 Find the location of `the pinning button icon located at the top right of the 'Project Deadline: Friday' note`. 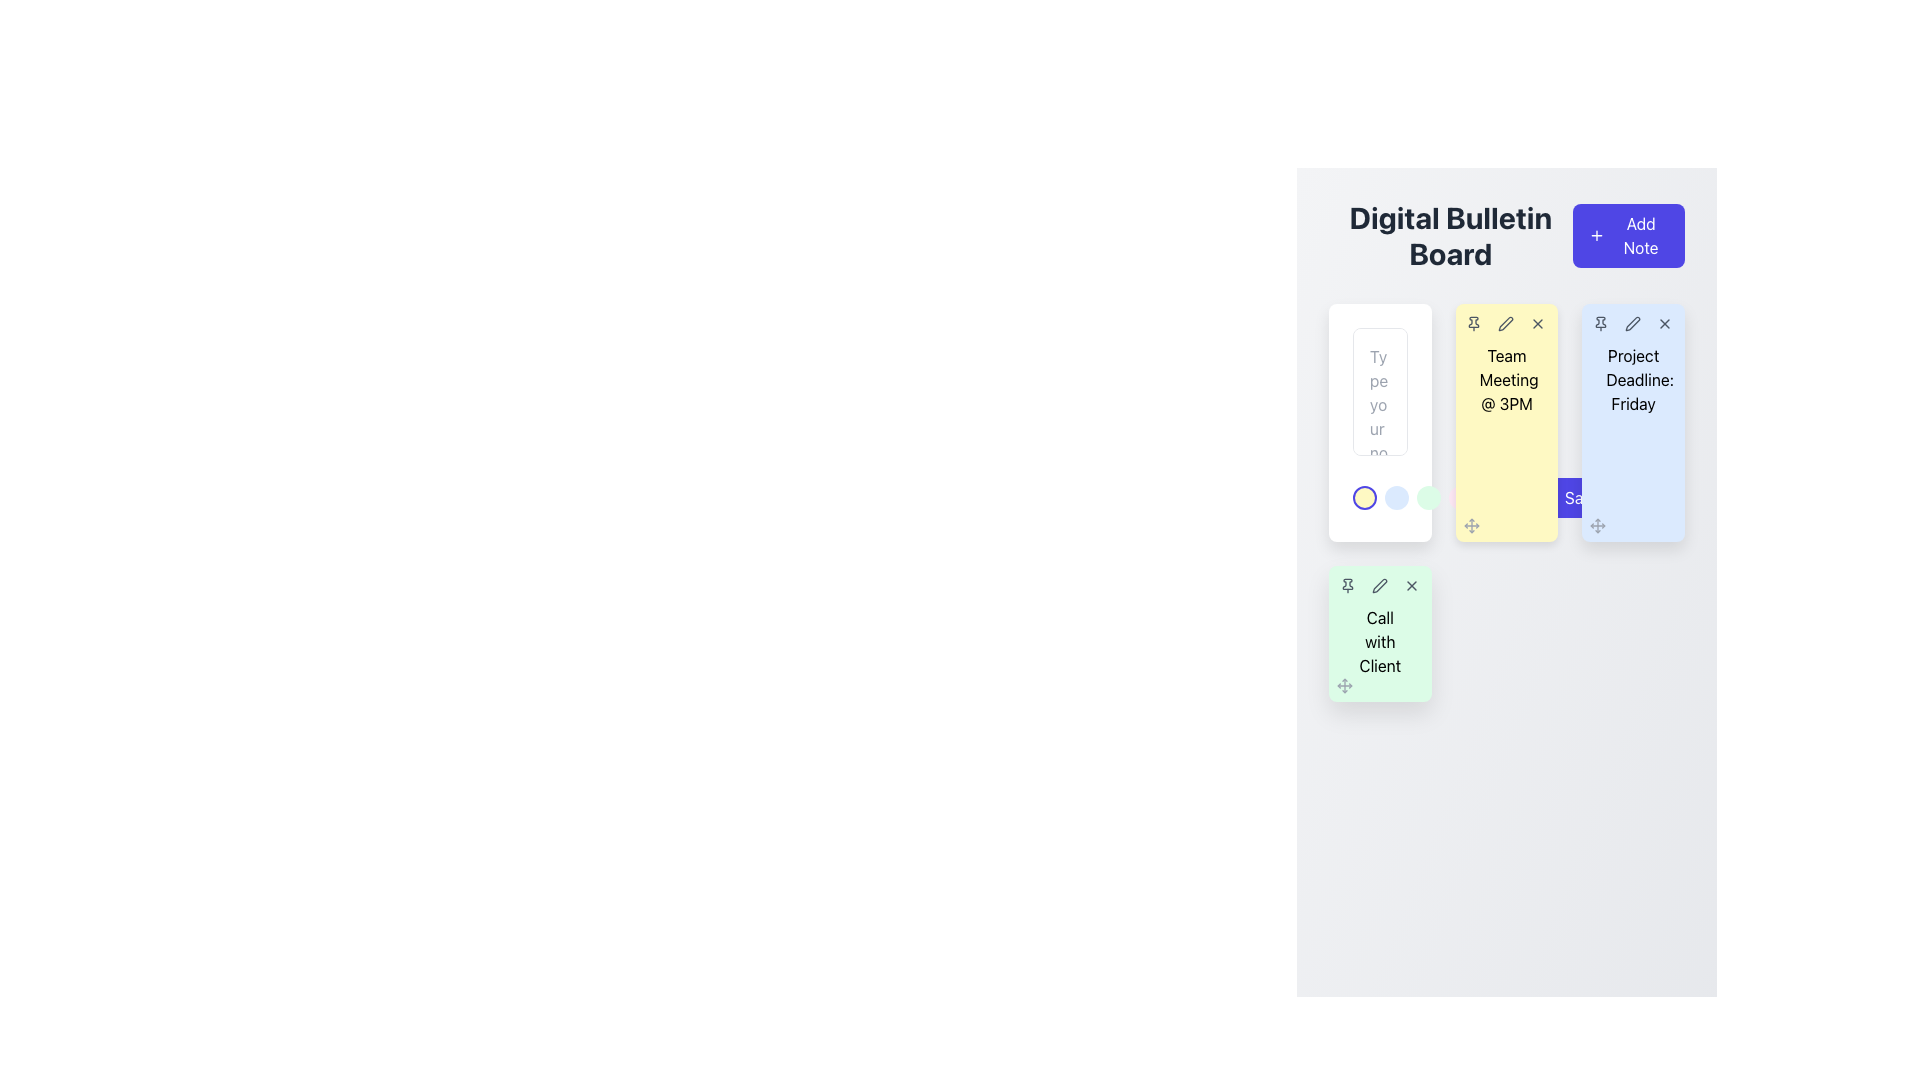

the pinning button icon located at the top right of the 'Project Deadline: Friday' note is located at coordinates (1600, 323).